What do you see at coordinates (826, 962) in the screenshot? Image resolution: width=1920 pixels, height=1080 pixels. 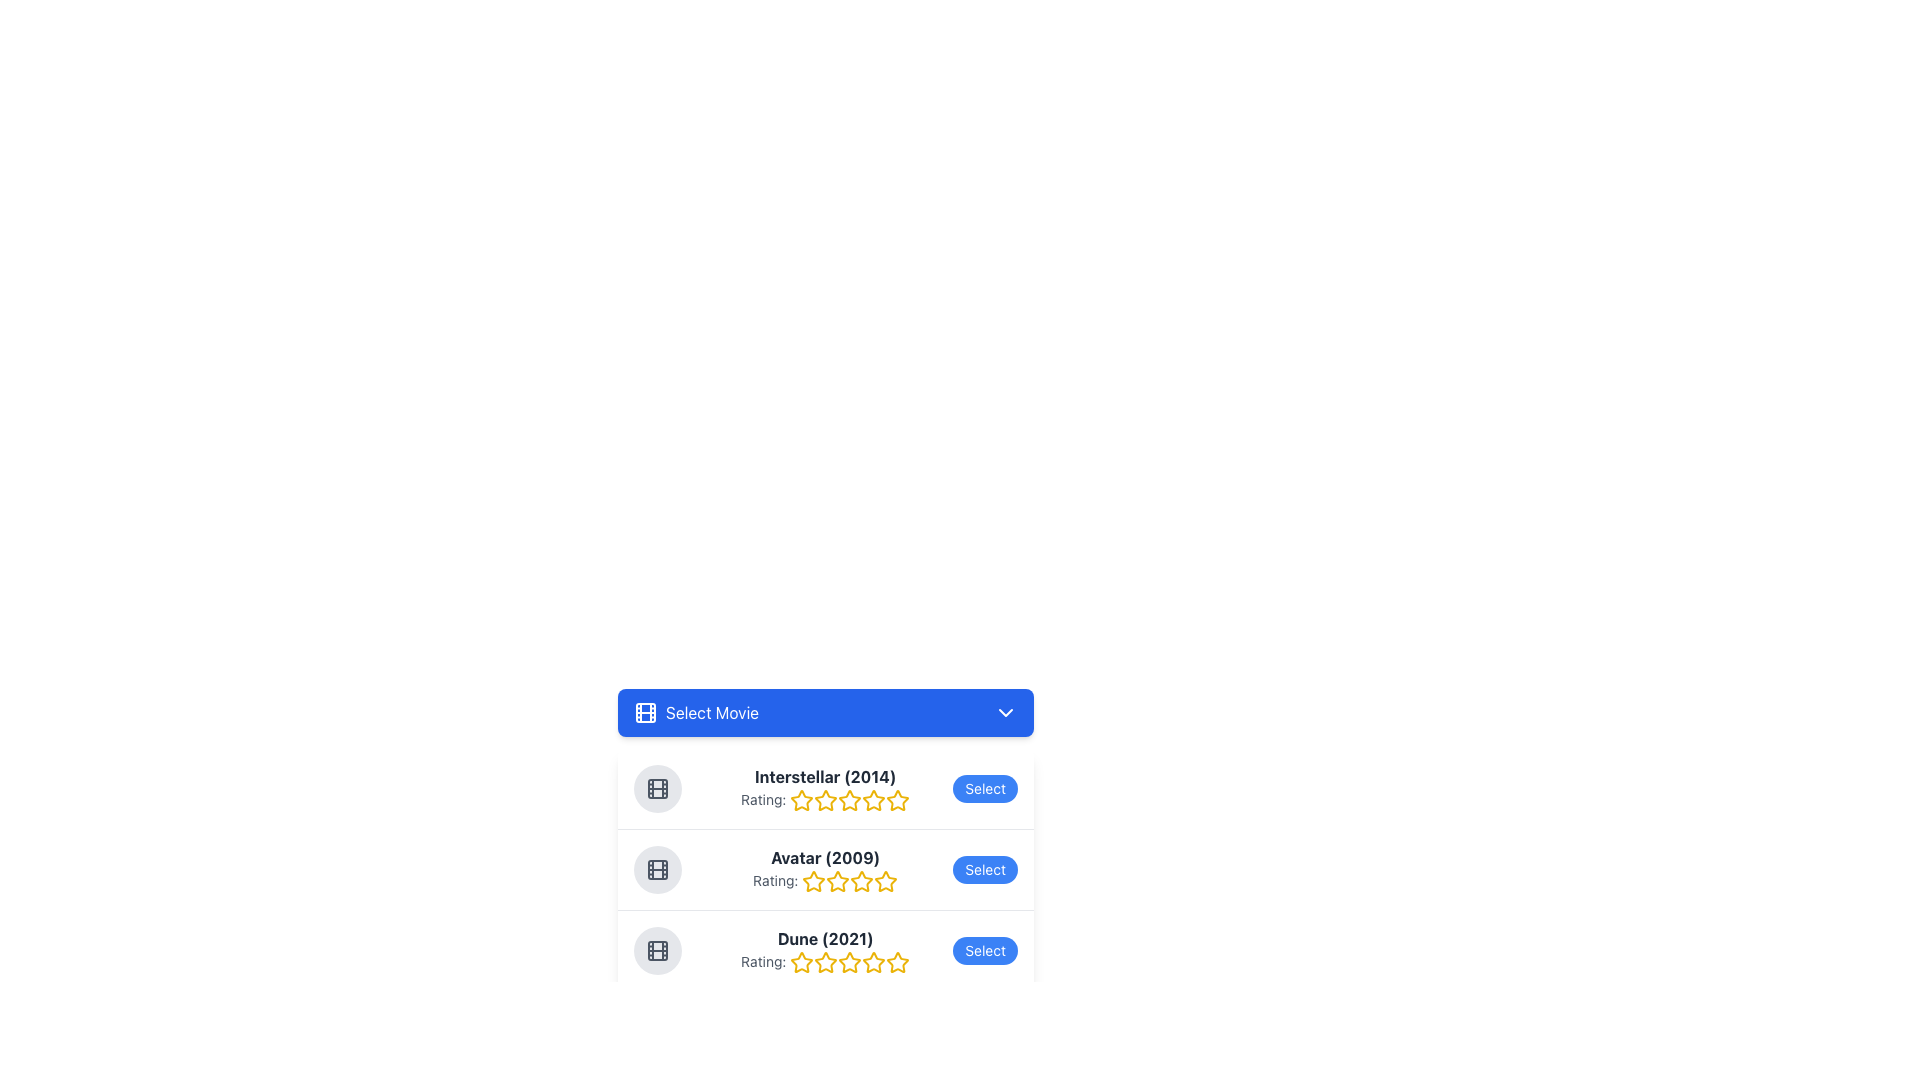 I see `the third yellow star icon in the rating bar for the movie 'Dune (2021)'` at bounding box center [826, 962].